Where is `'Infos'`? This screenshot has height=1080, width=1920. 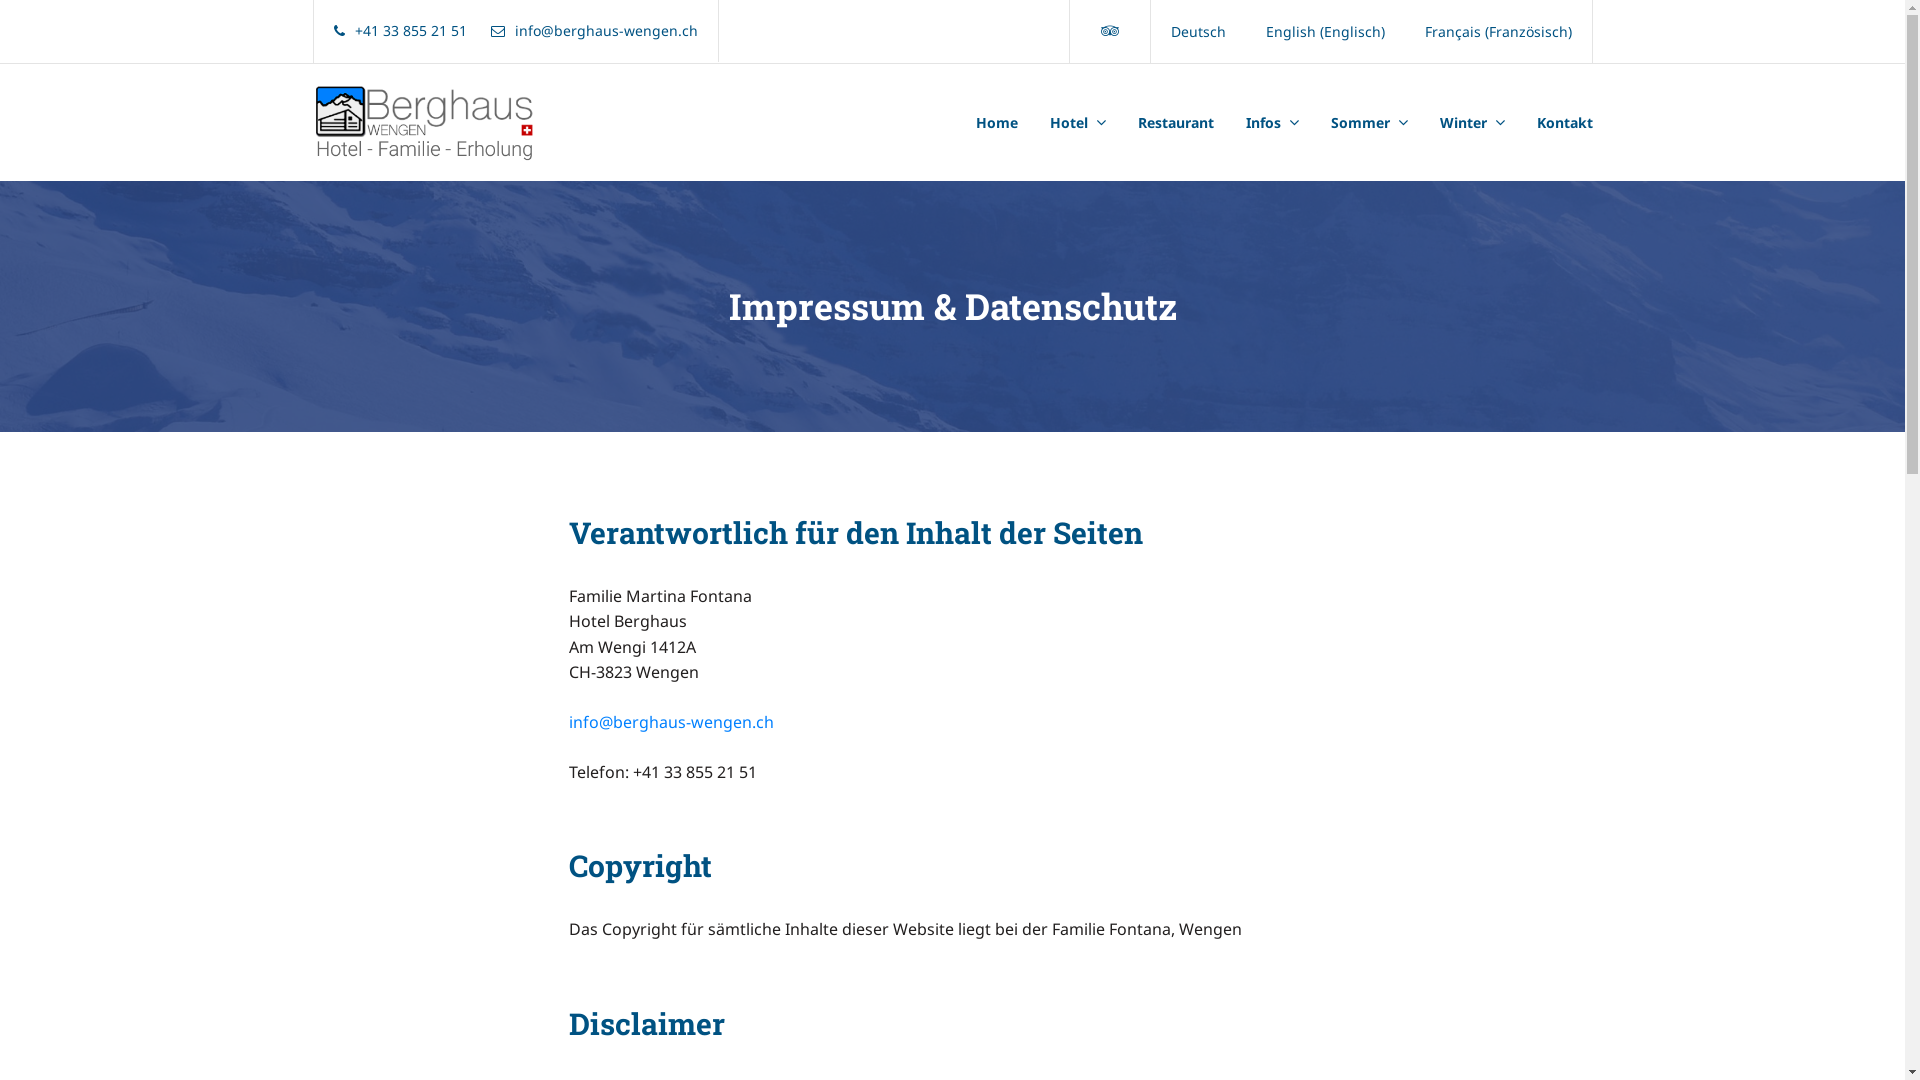
'Infos' is located at coordinates (1271, 123).